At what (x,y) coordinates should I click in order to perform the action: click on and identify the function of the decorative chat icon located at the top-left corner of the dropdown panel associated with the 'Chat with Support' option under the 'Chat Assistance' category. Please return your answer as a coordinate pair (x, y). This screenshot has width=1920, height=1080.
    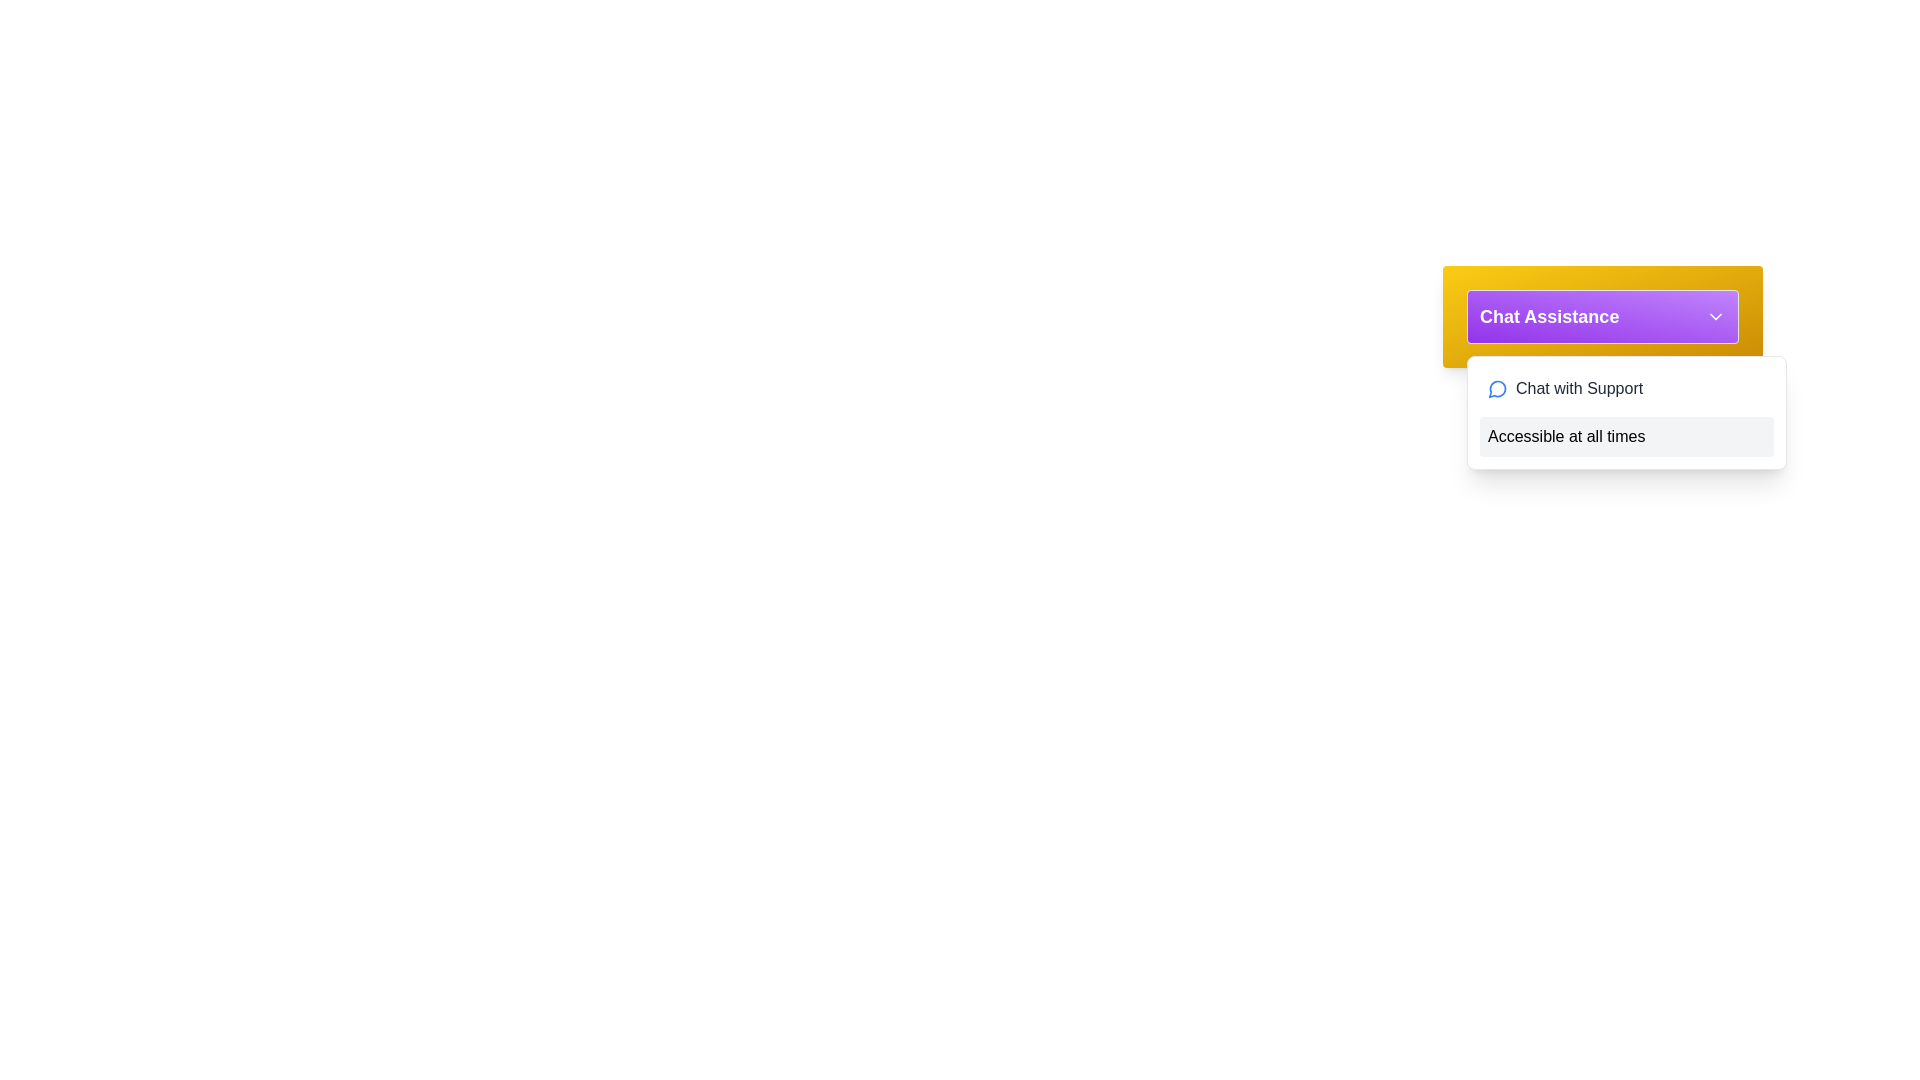
    Looking at the image, I should click on (1497, 389).